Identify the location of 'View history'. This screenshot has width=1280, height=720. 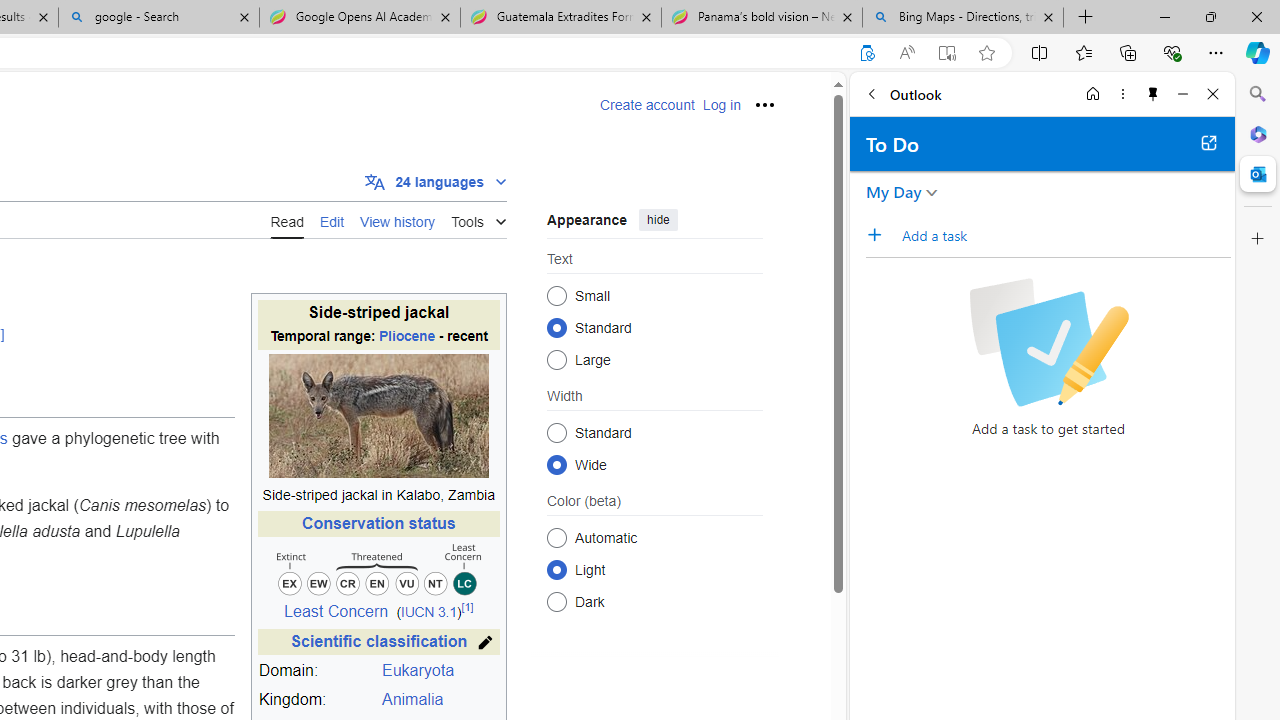
(398, 219).